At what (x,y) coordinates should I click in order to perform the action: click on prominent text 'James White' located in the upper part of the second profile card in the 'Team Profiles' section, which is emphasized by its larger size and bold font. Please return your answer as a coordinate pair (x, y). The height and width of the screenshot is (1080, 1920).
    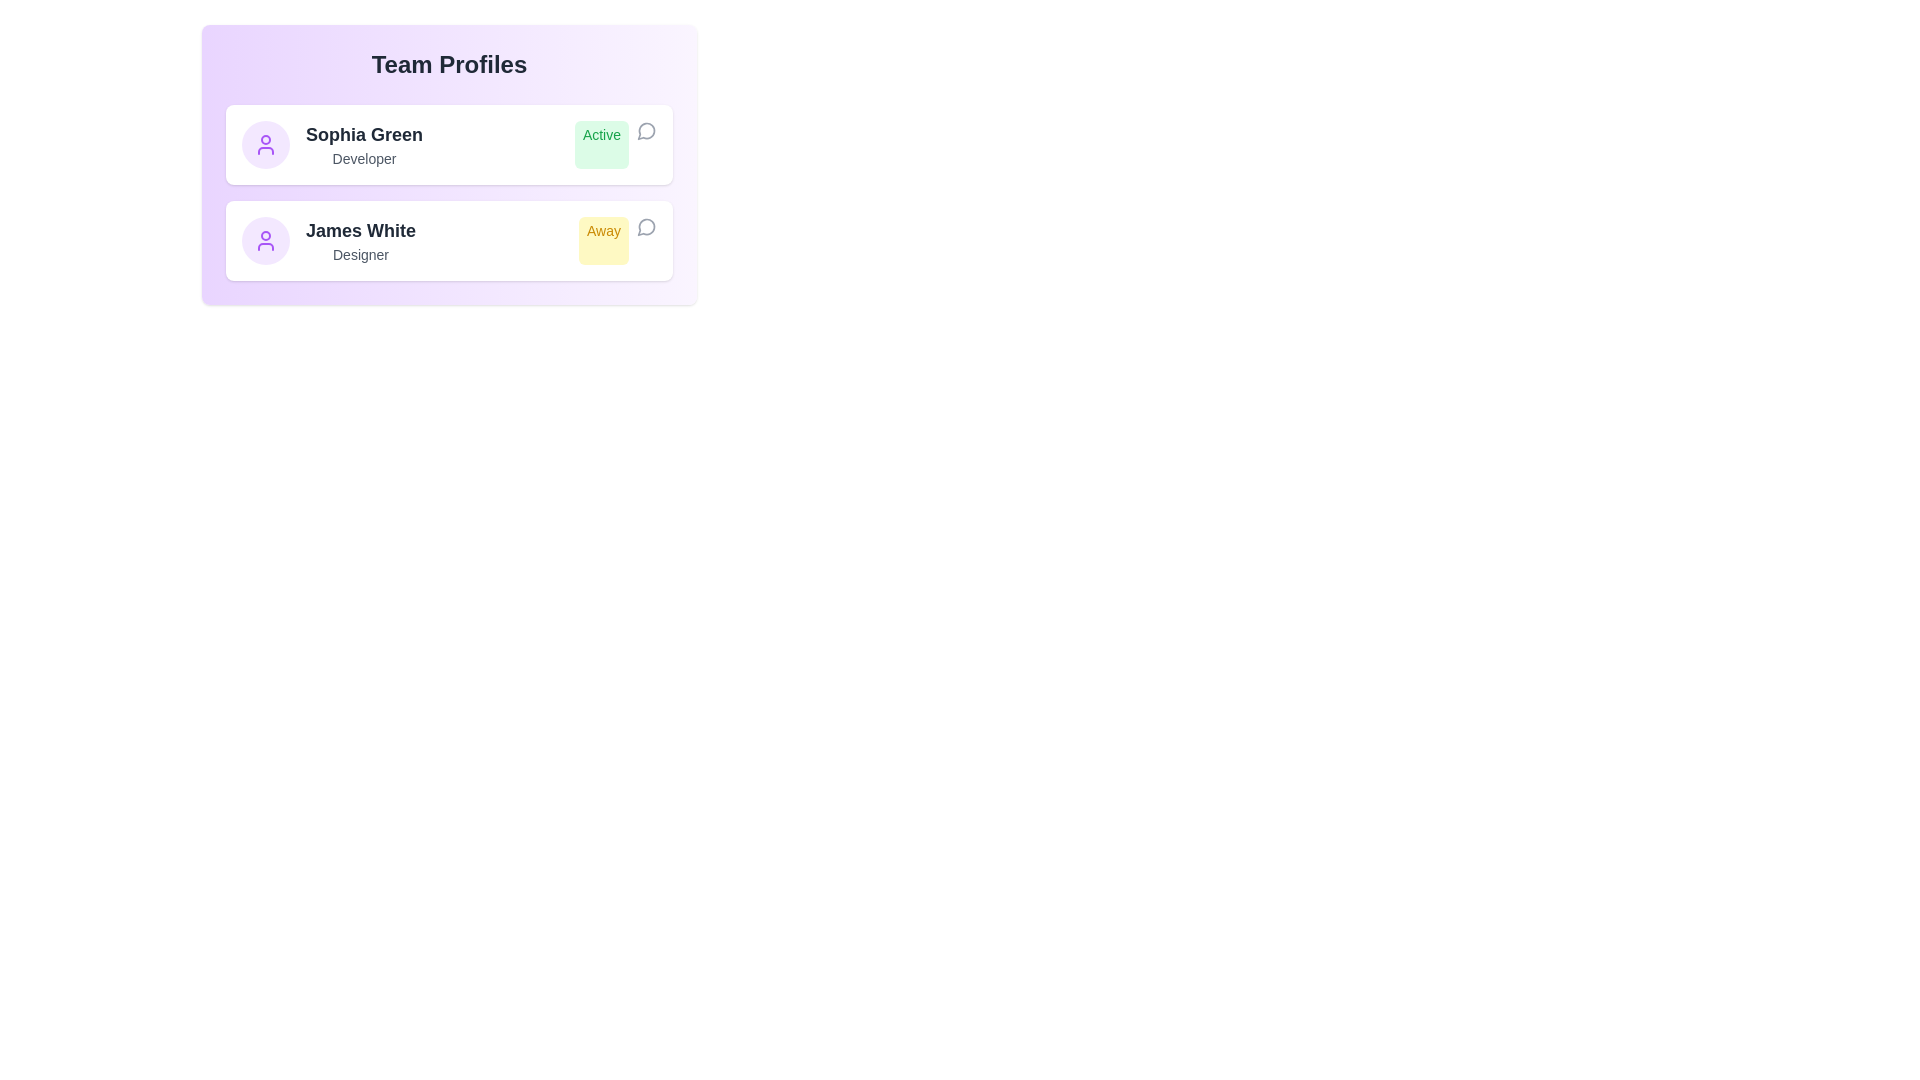
    Looking at the image, I should click on (360, 230).